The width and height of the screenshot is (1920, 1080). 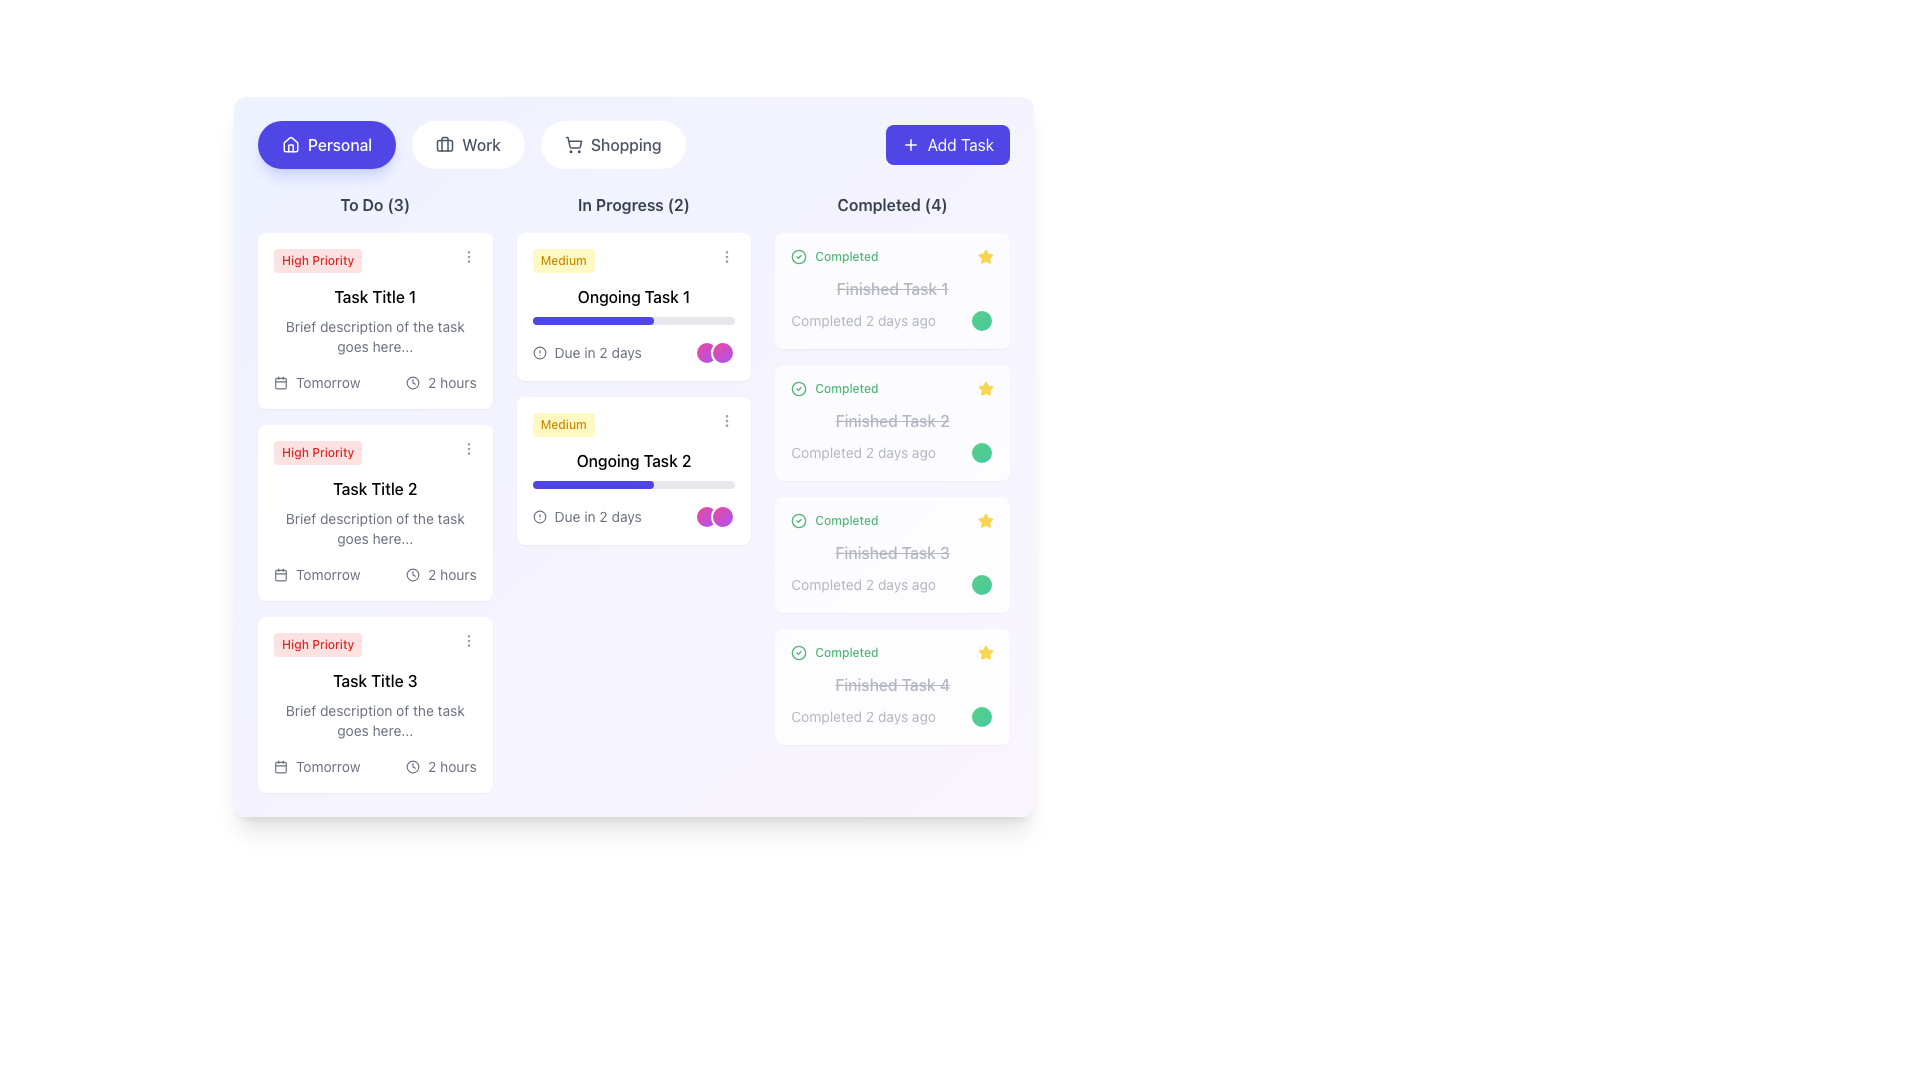 I want to click on the second task card in the 'To Do (3)' column, so click(x=375, y=512).